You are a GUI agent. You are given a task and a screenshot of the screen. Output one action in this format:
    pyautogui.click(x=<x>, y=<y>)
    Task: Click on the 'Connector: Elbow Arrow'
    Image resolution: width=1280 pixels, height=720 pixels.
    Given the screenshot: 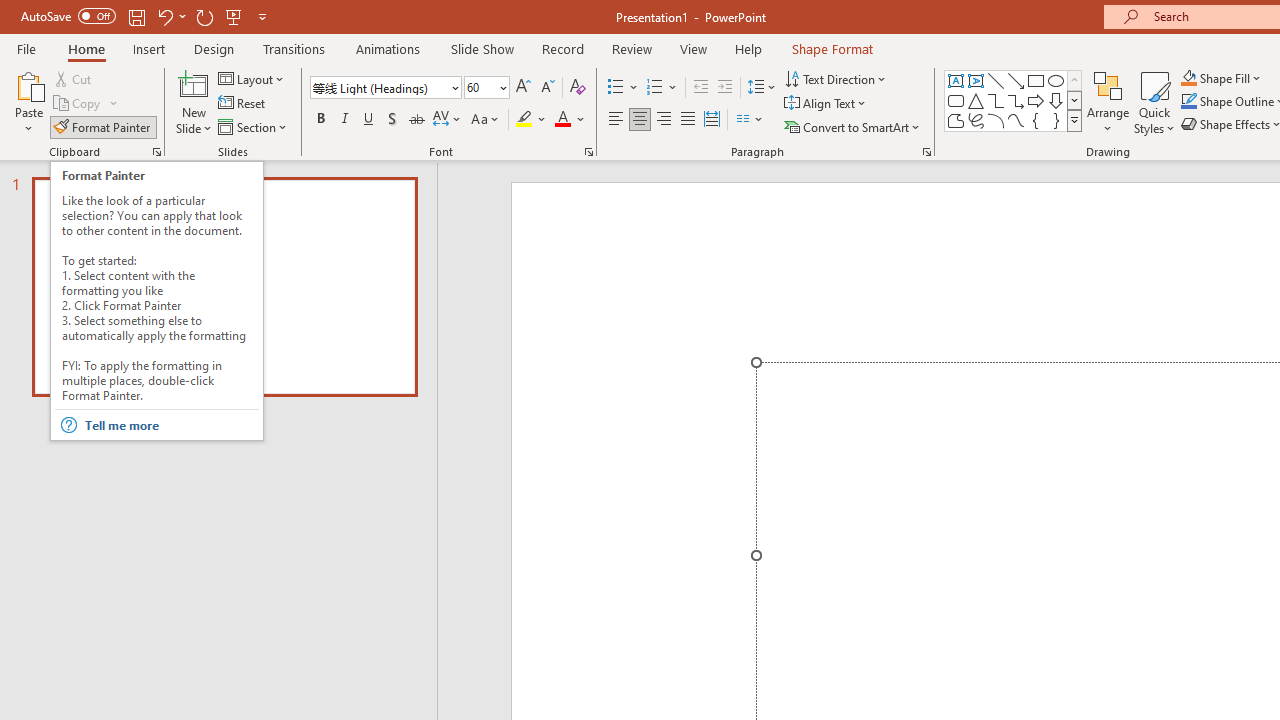 What is the action you would take?
    pyautogui.click(x=1016, y=100)
    